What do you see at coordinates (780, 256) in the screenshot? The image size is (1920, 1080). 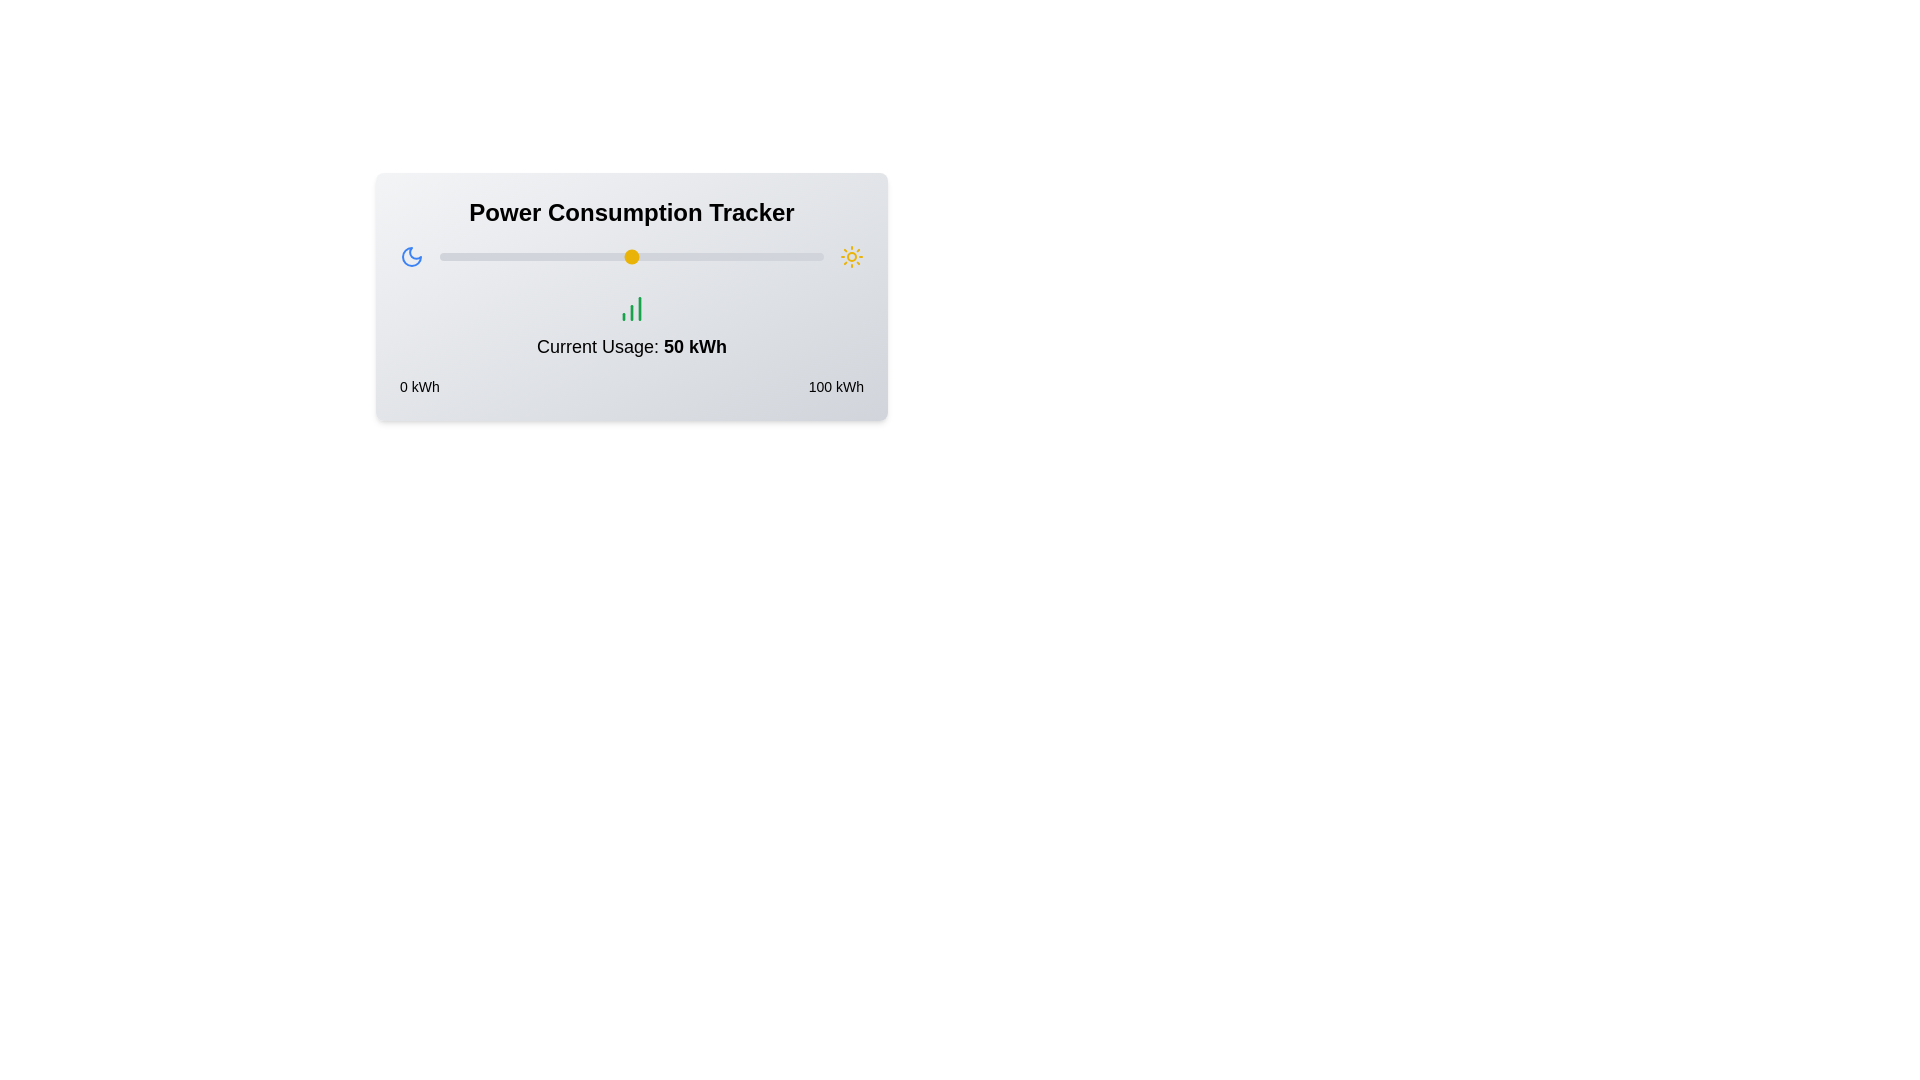 I see `the slider to set the power usage to 89 kWh` at bounding box center [780, 256].